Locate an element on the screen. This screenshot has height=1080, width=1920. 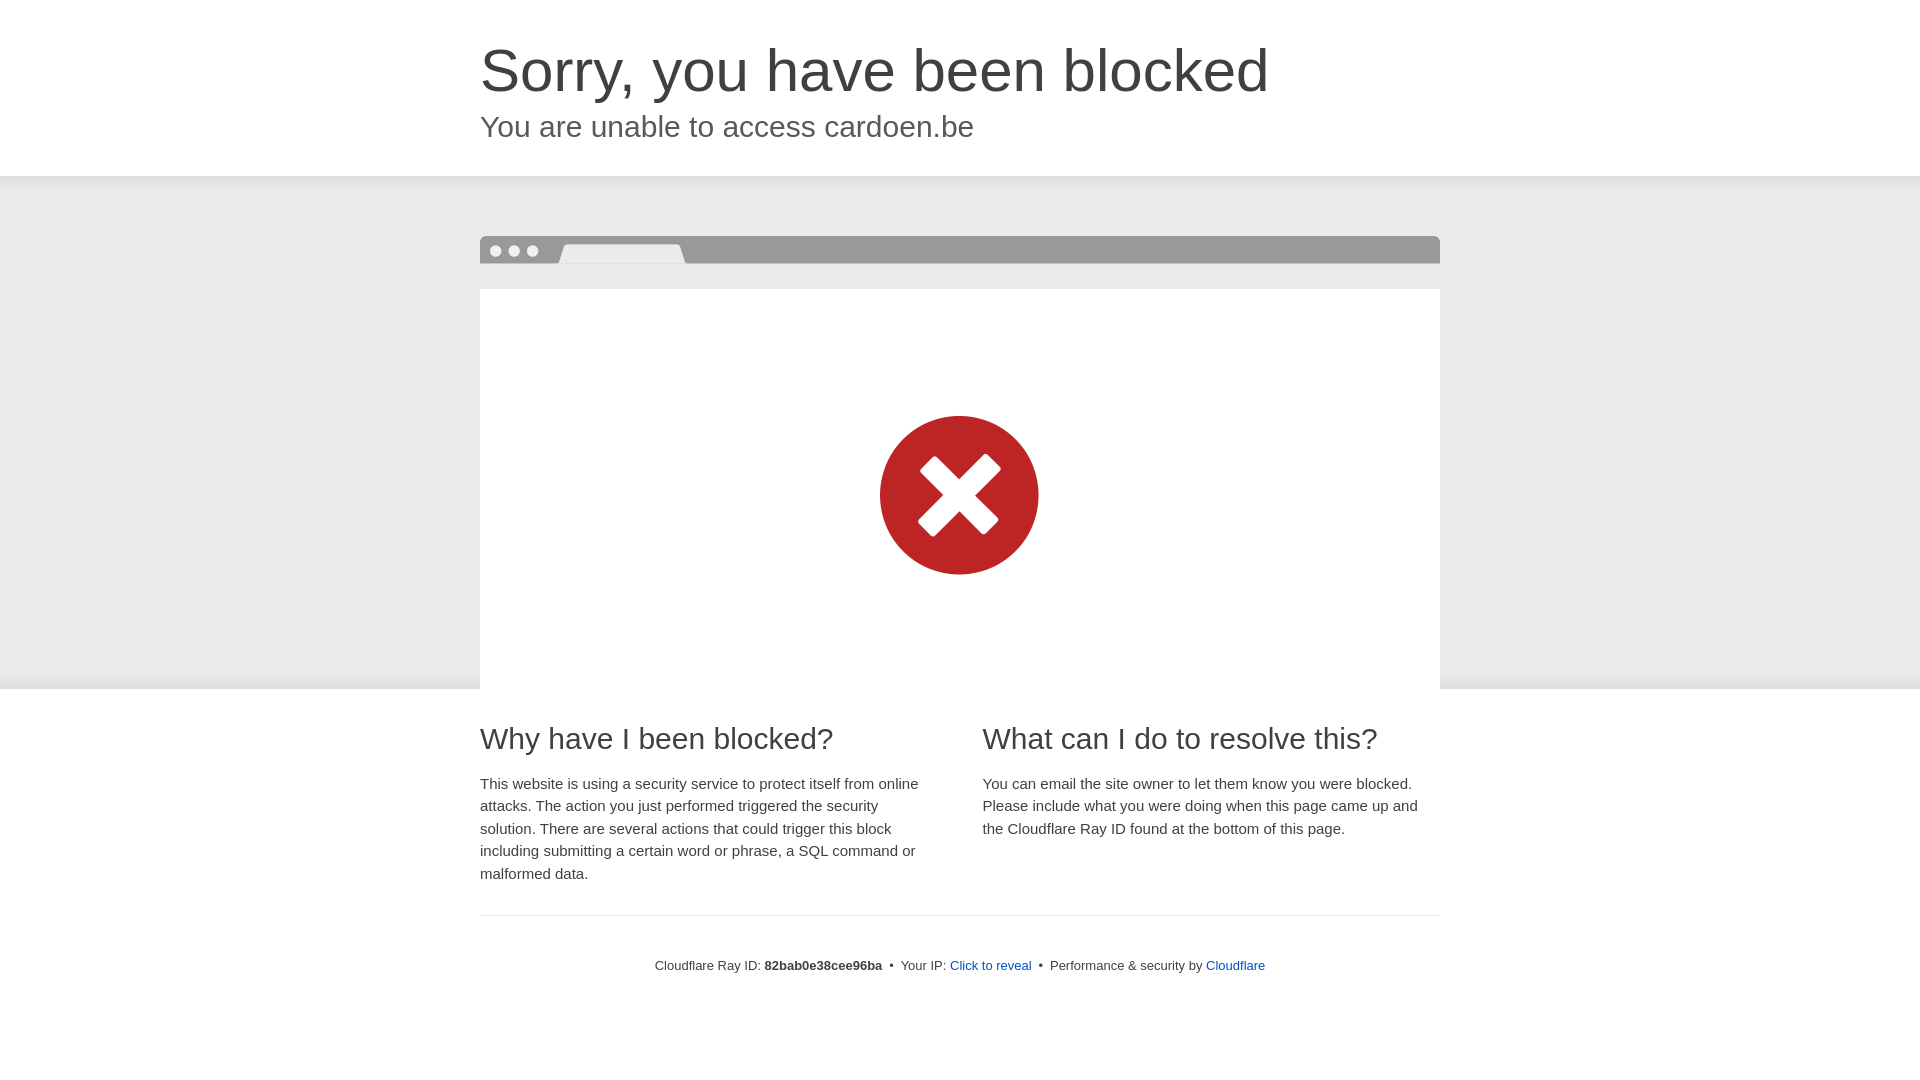
'Click to reveal' is located at coordinates (990, 964).